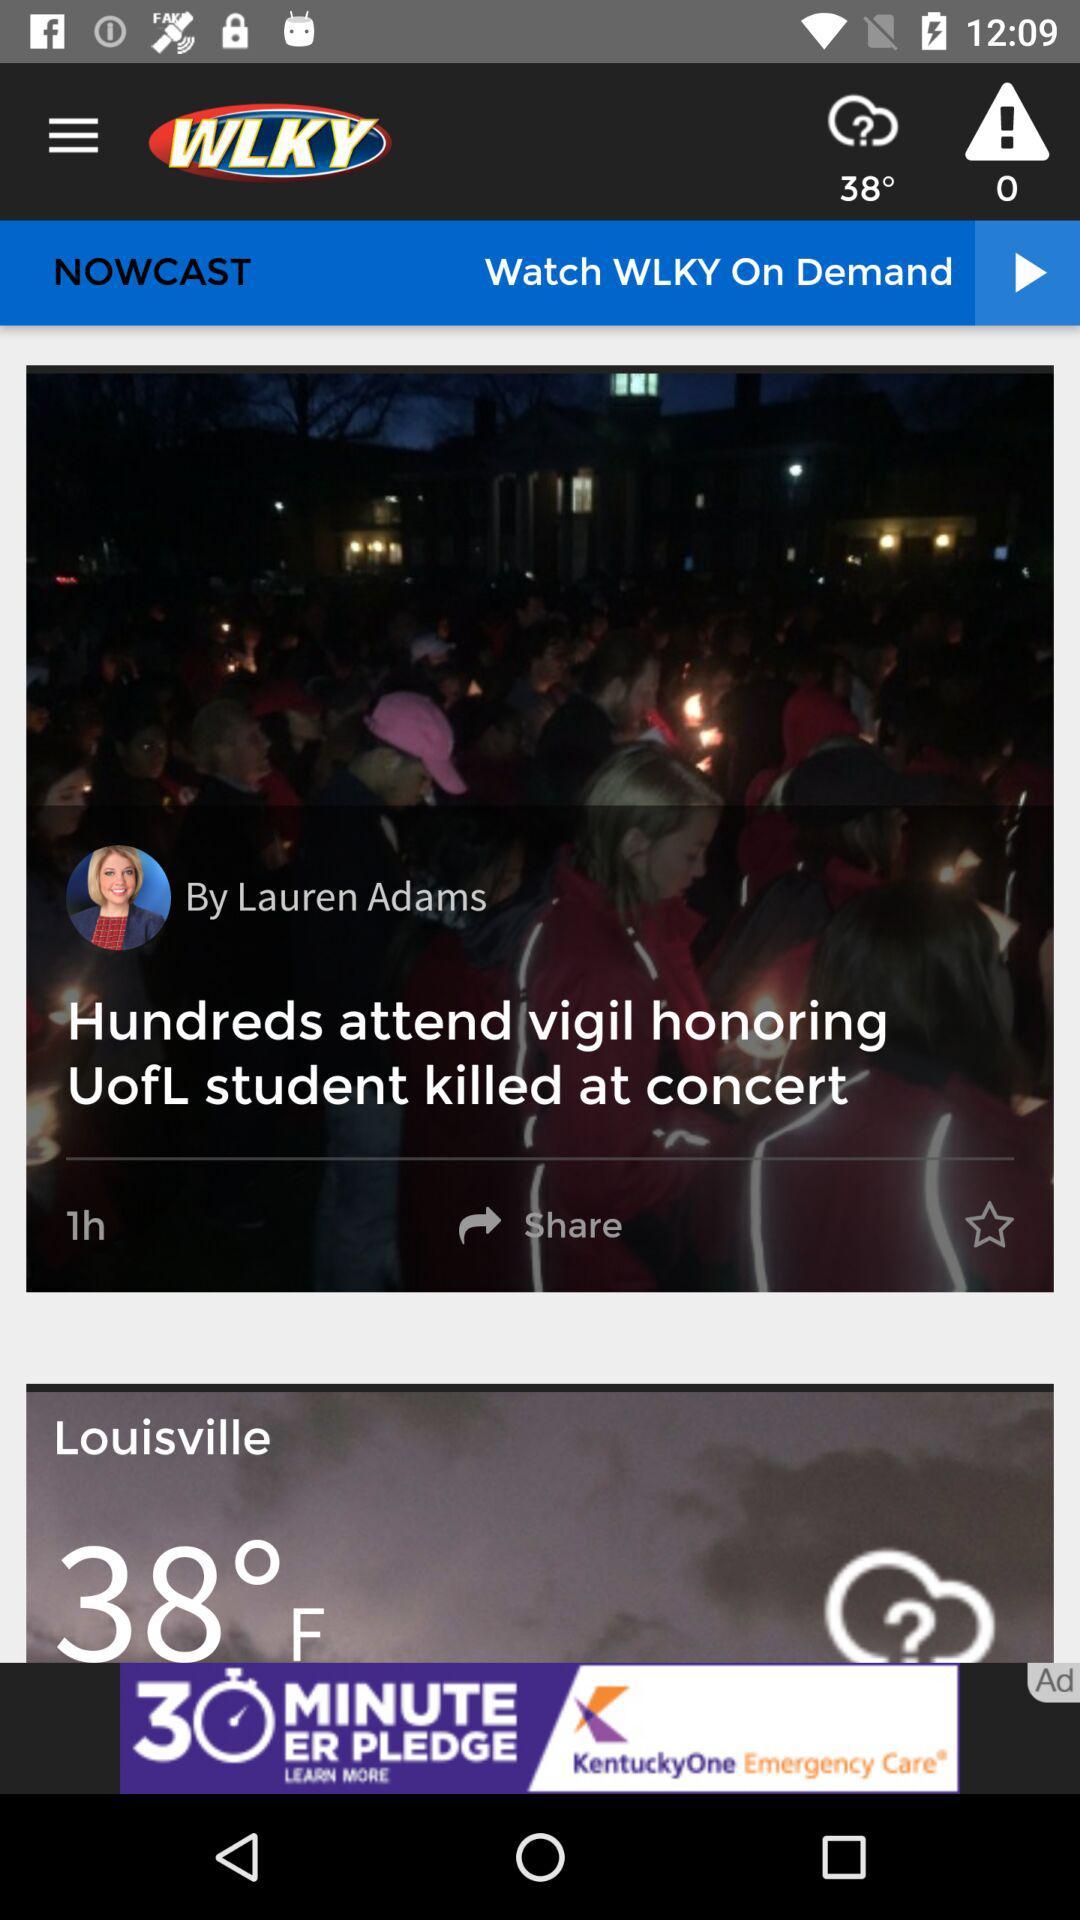  What do you see at coordinates (540, 1224) in the screenshot?
I see `share` at bounding box center [540, 1224].